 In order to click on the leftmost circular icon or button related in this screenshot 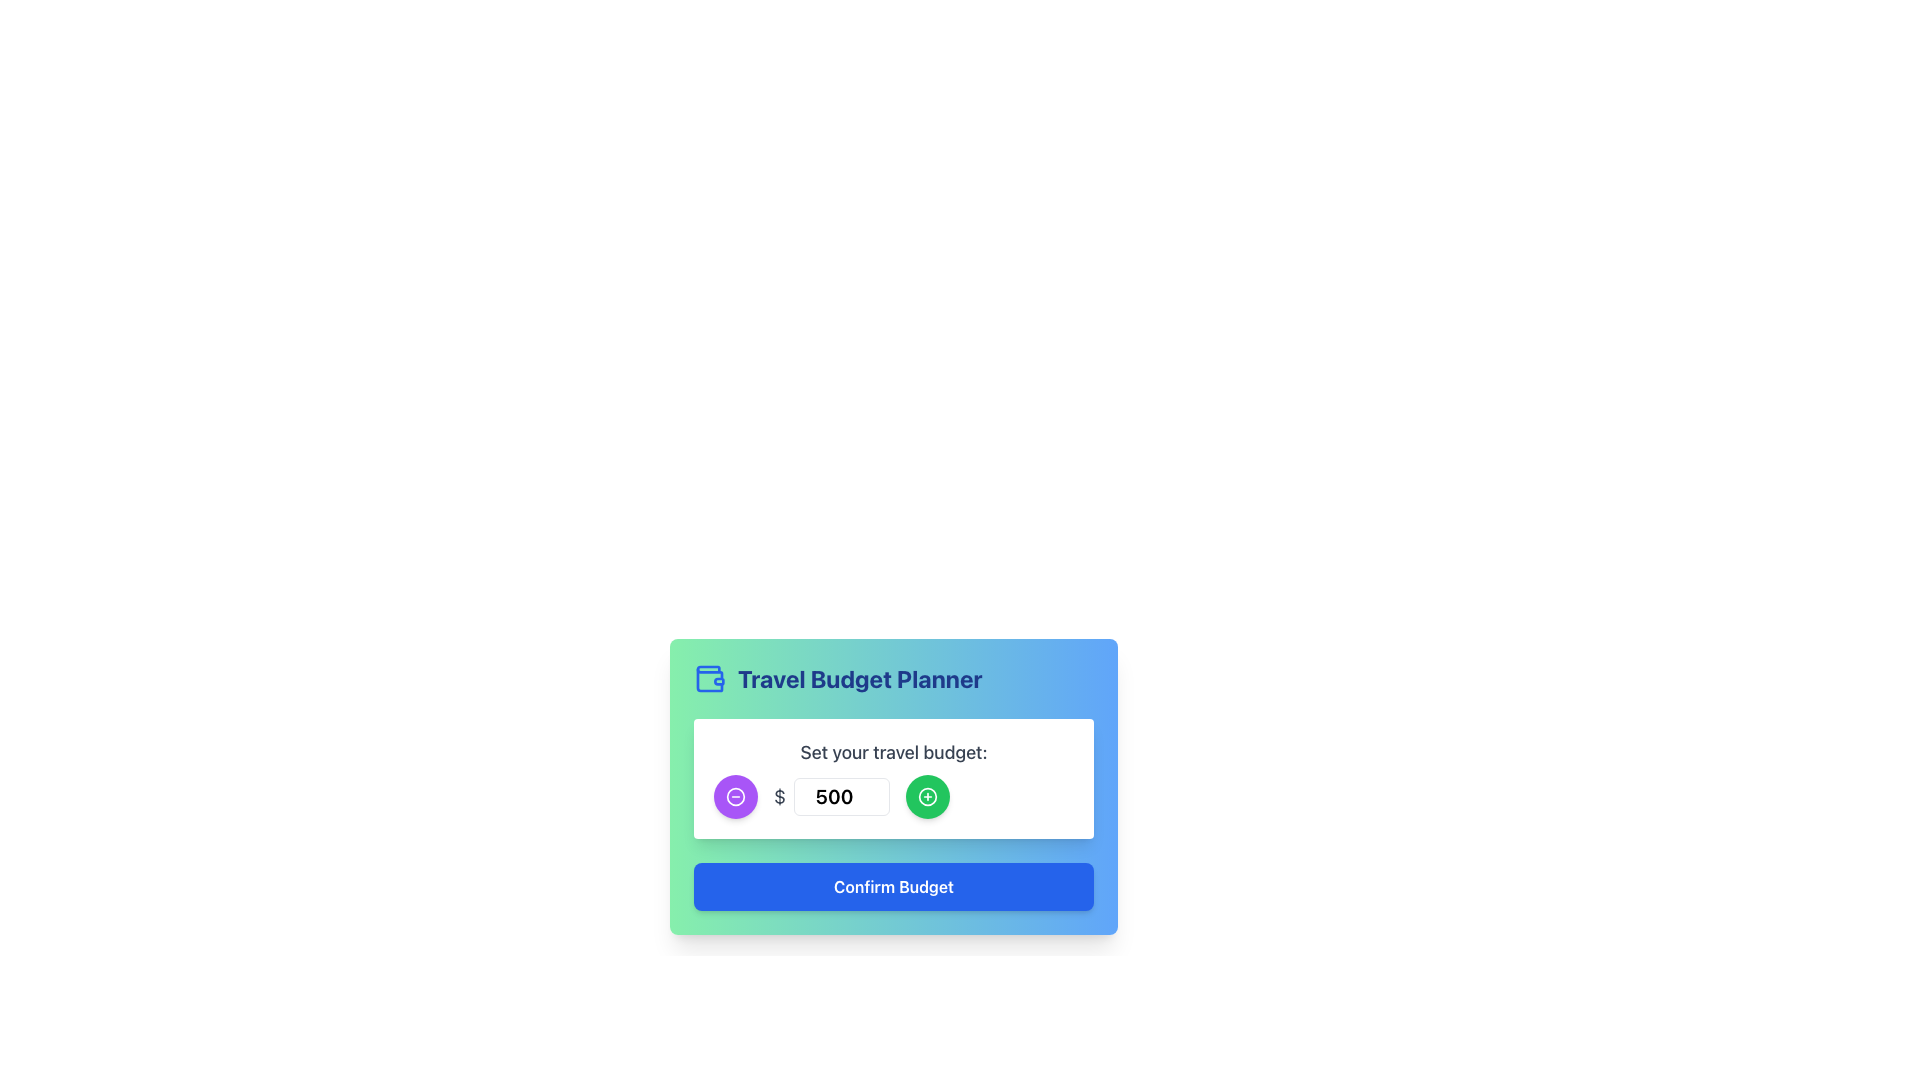, I will do `click(734, 796)`.